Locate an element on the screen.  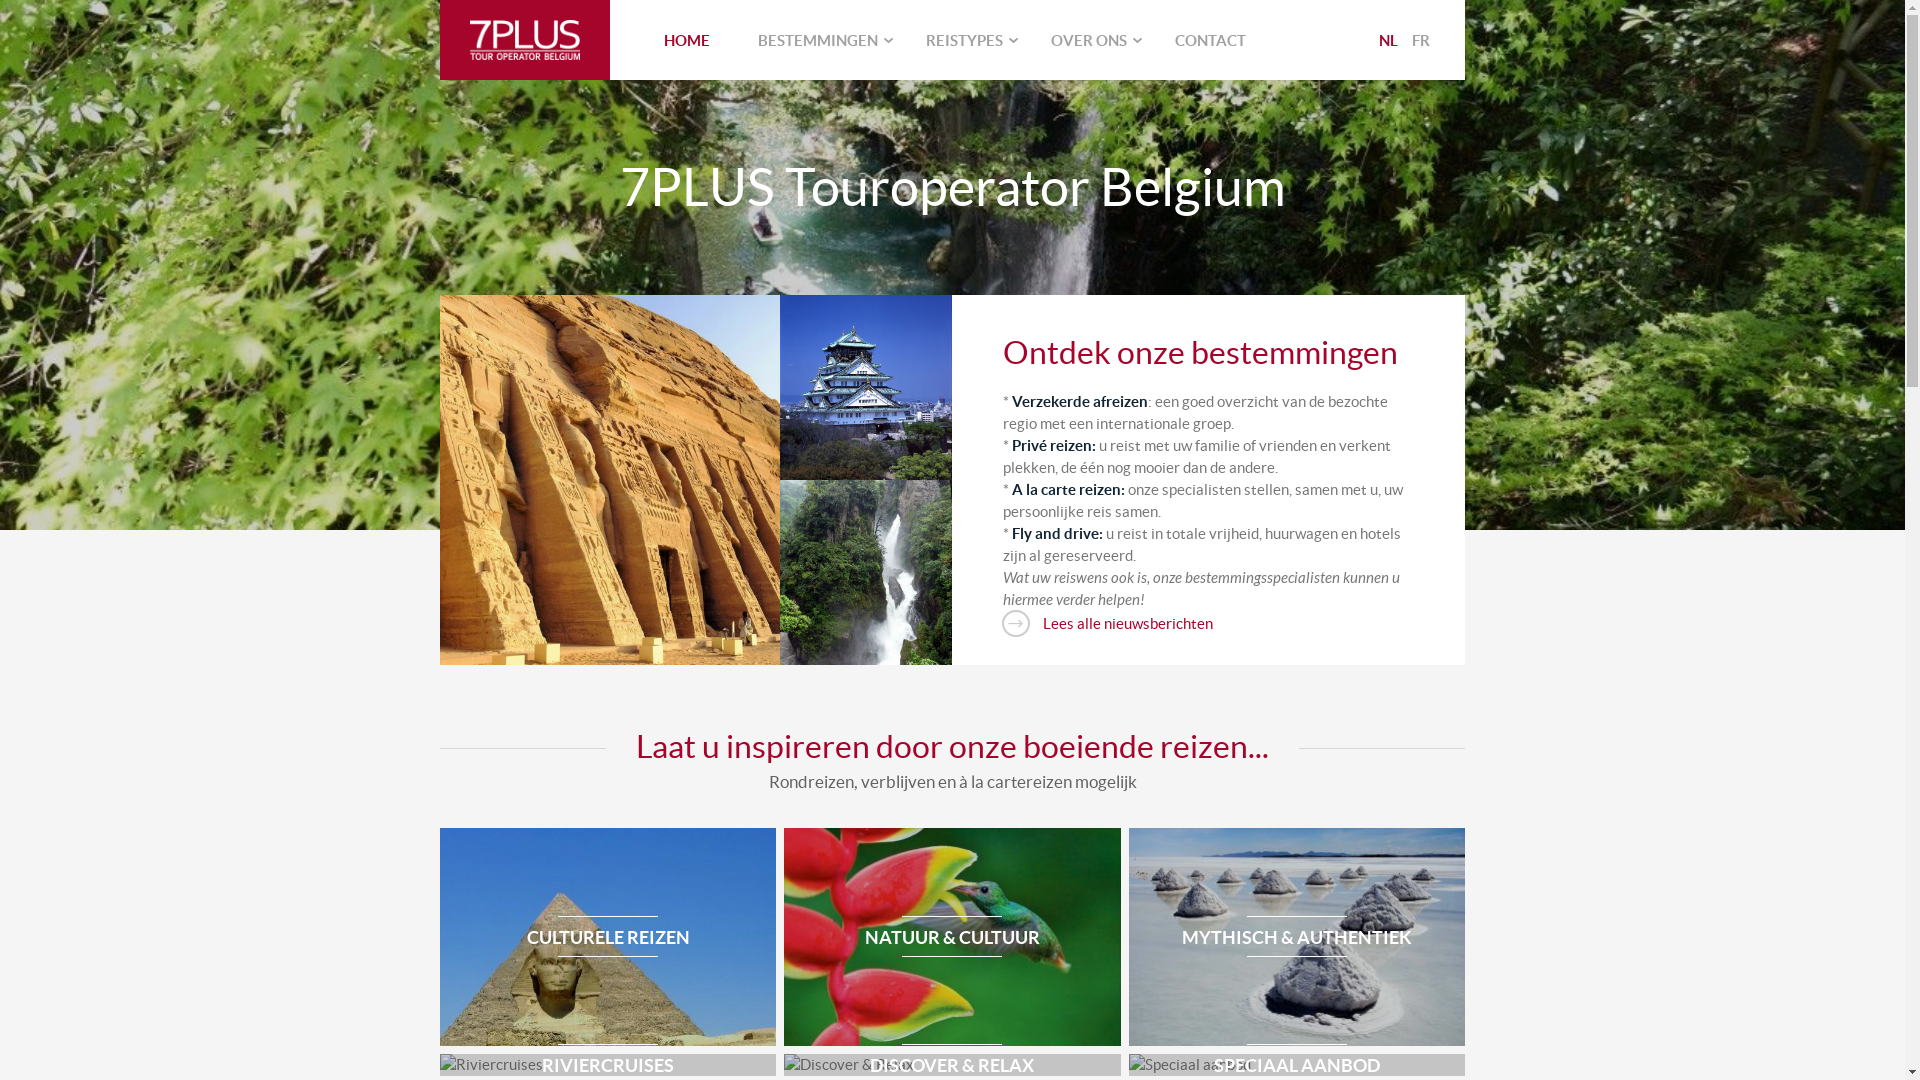
'BESTEMMINGEN' is located at coordinates (817, 39).